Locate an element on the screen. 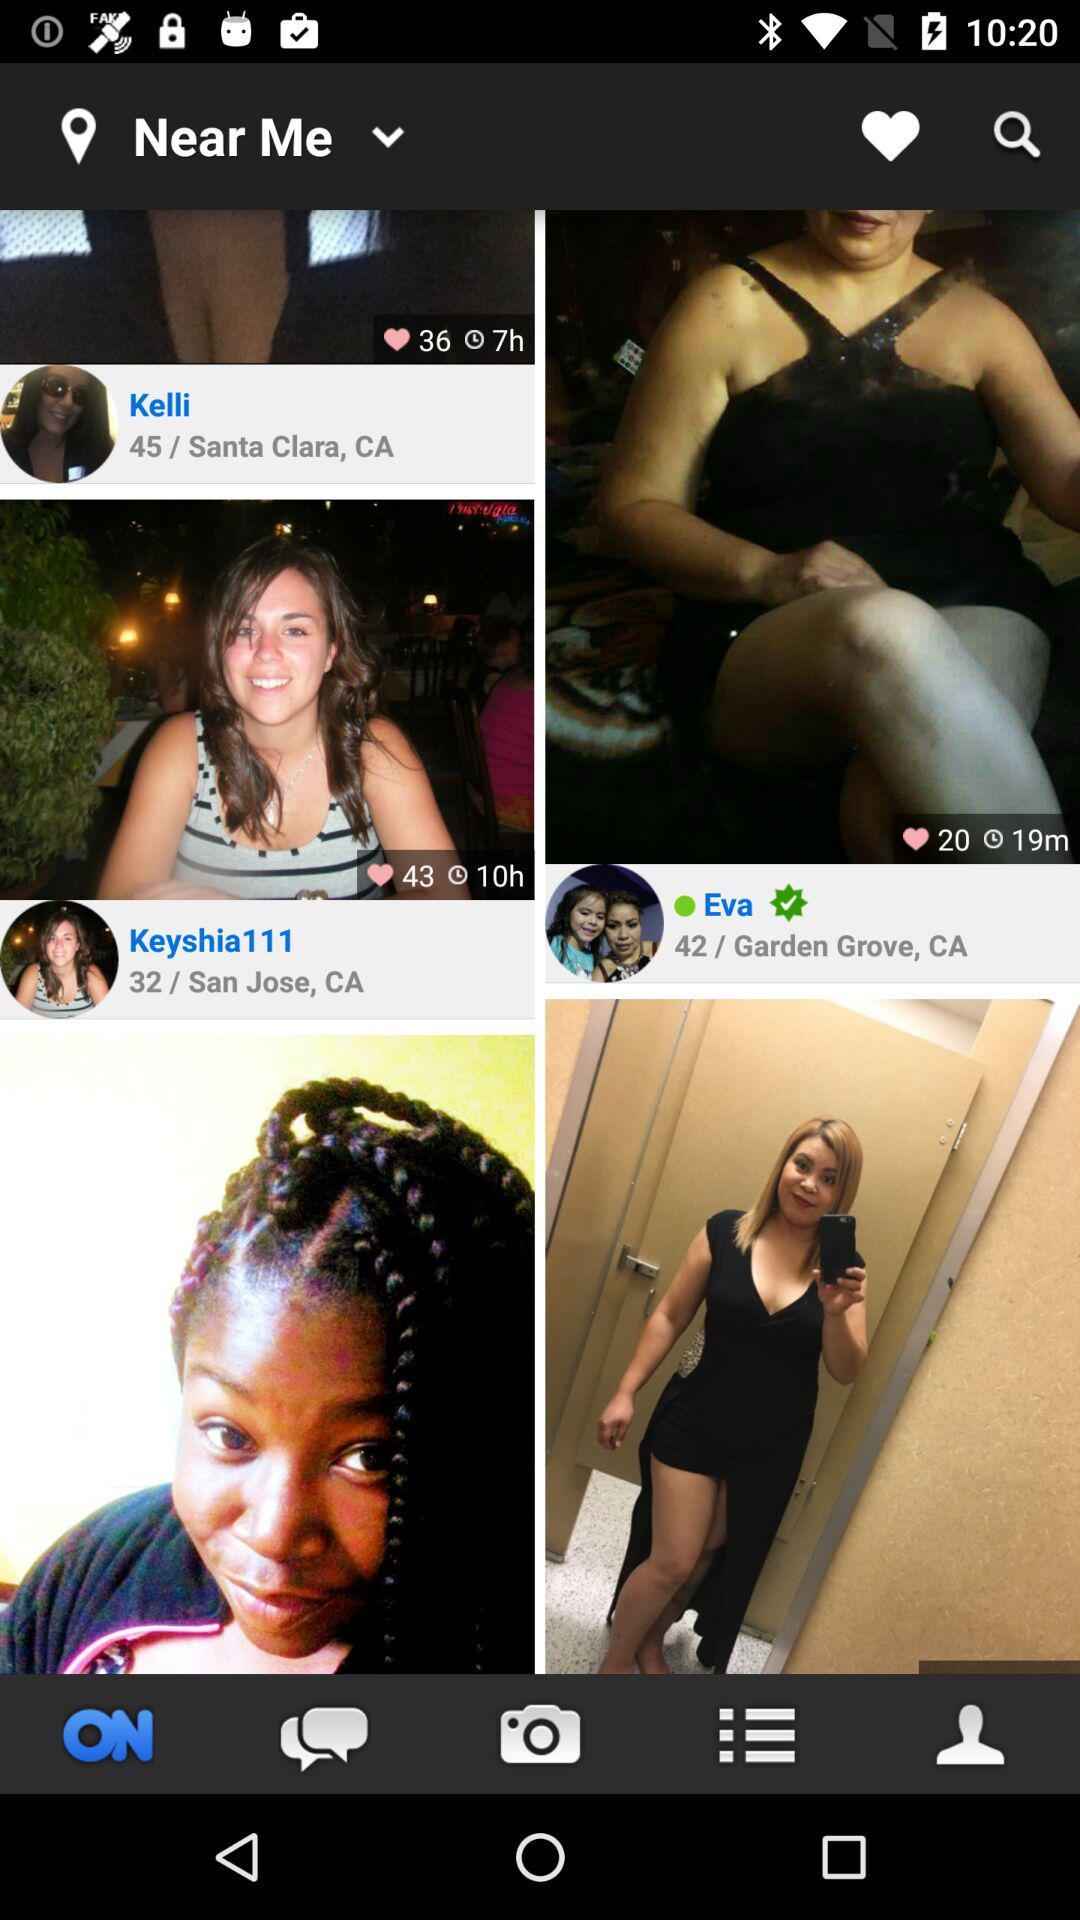  camera is located at coordinates (540, 1733).